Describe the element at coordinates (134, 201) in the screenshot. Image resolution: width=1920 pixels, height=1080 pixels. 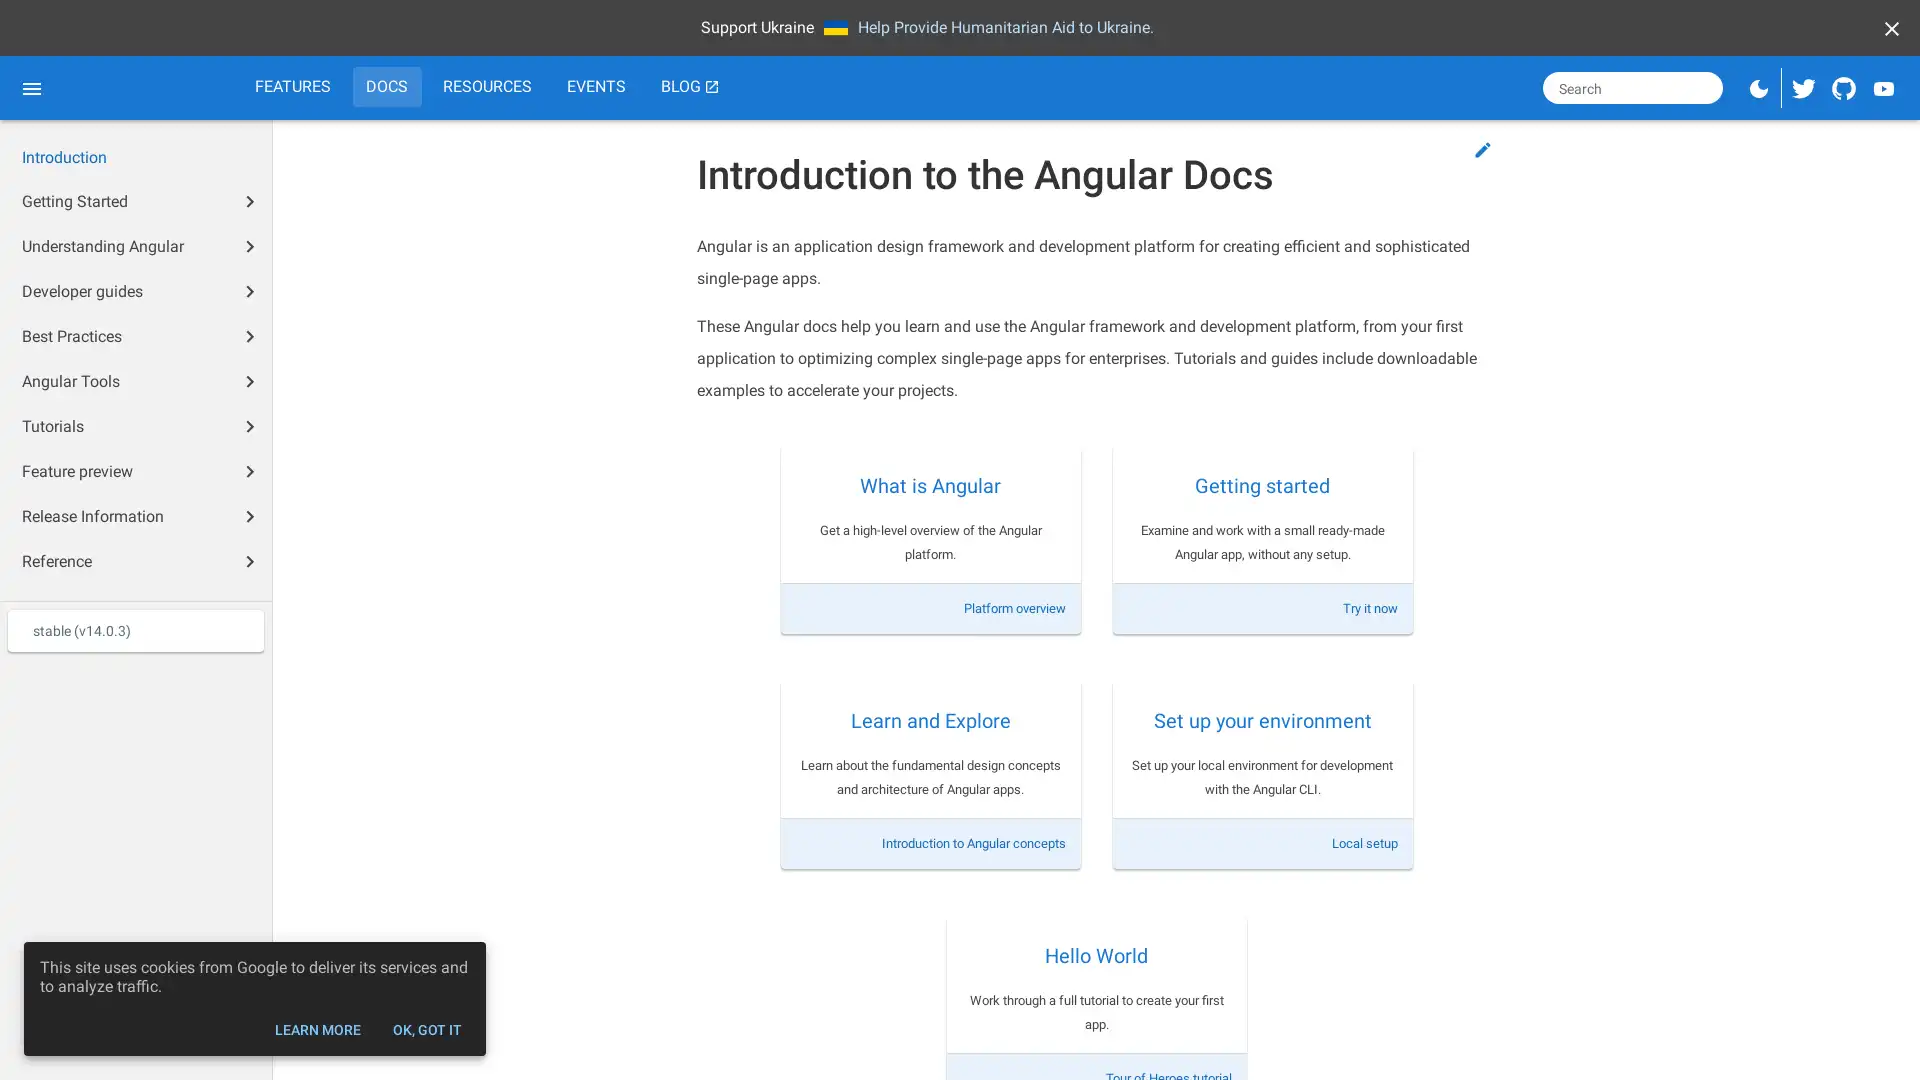
I see `Getting Started` at that location.